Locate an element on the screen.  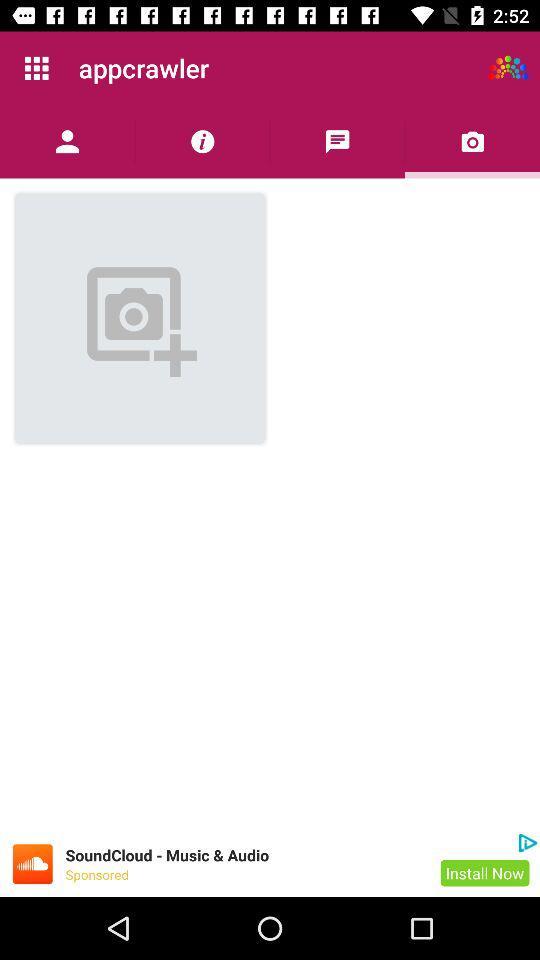
details is located at coordinates (202, 140).